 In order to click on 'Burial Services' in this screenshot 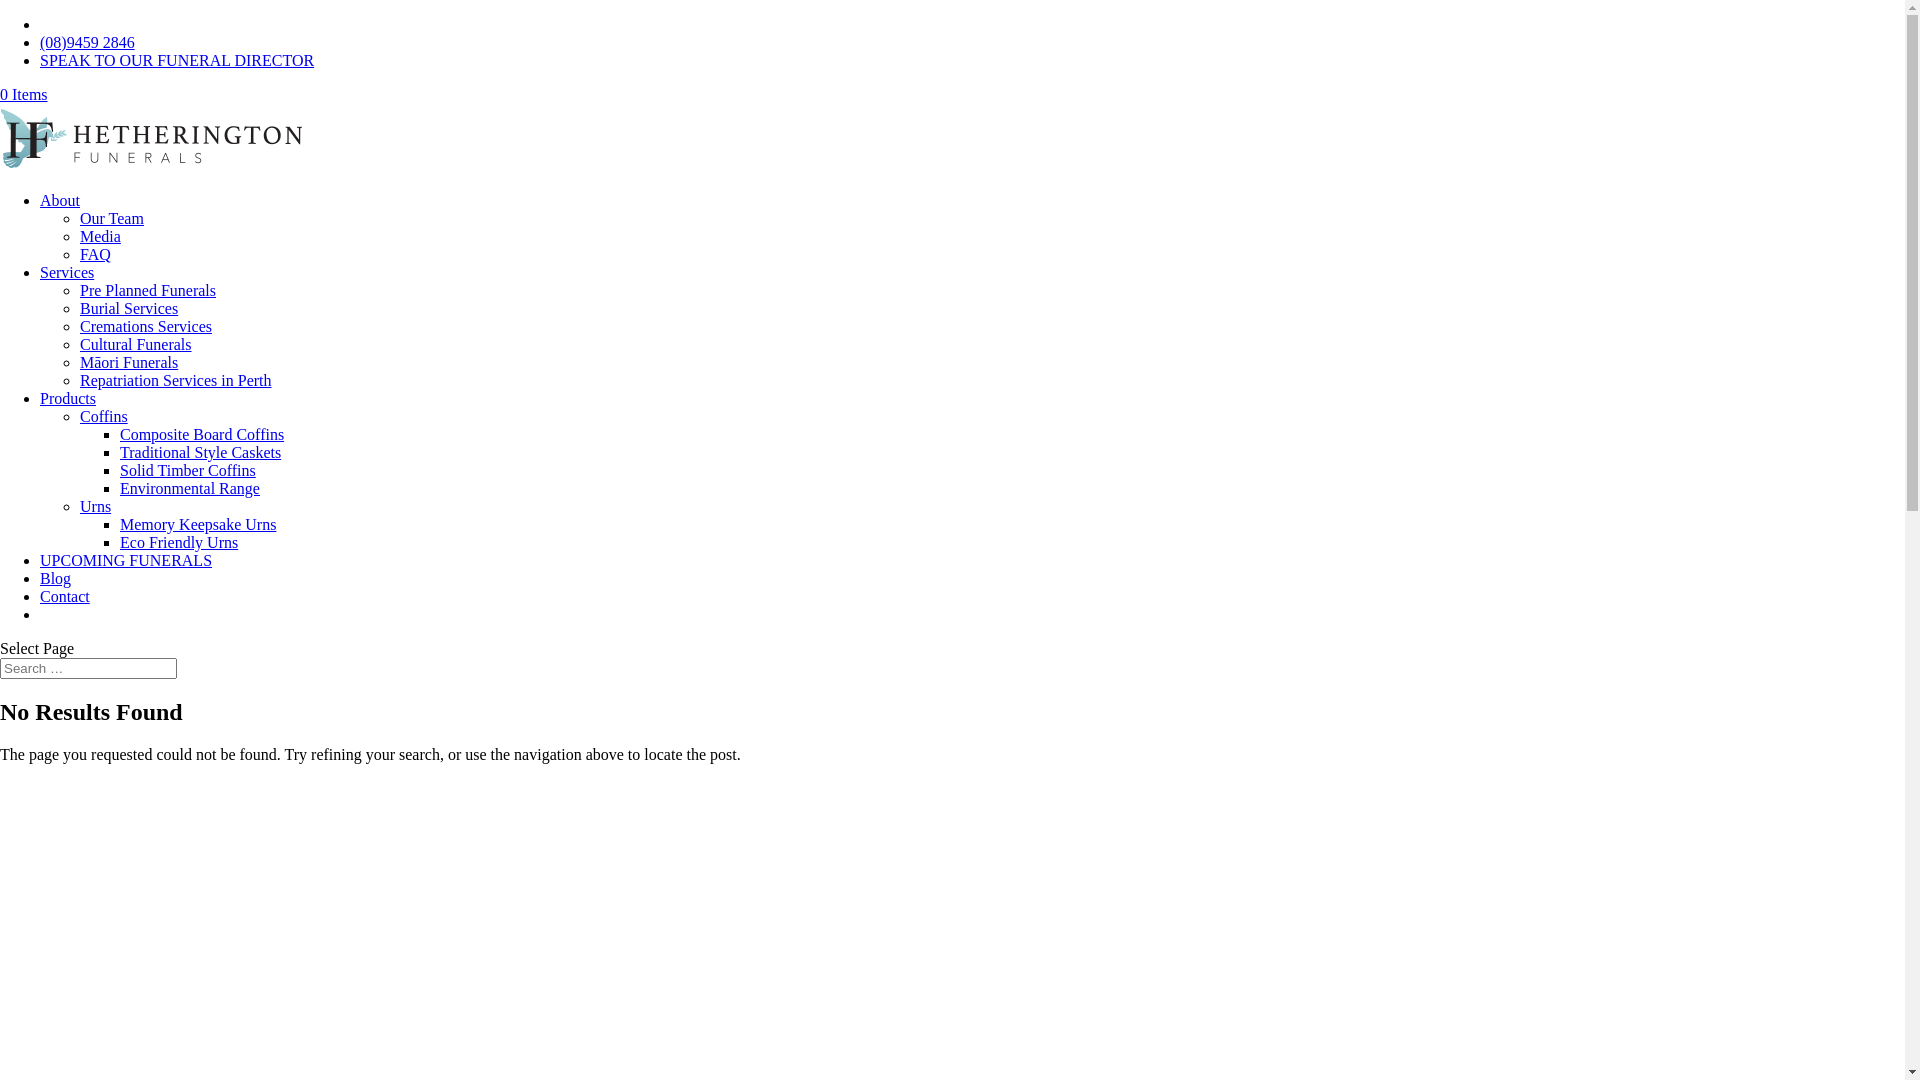, I will do `click(80, 308)`.